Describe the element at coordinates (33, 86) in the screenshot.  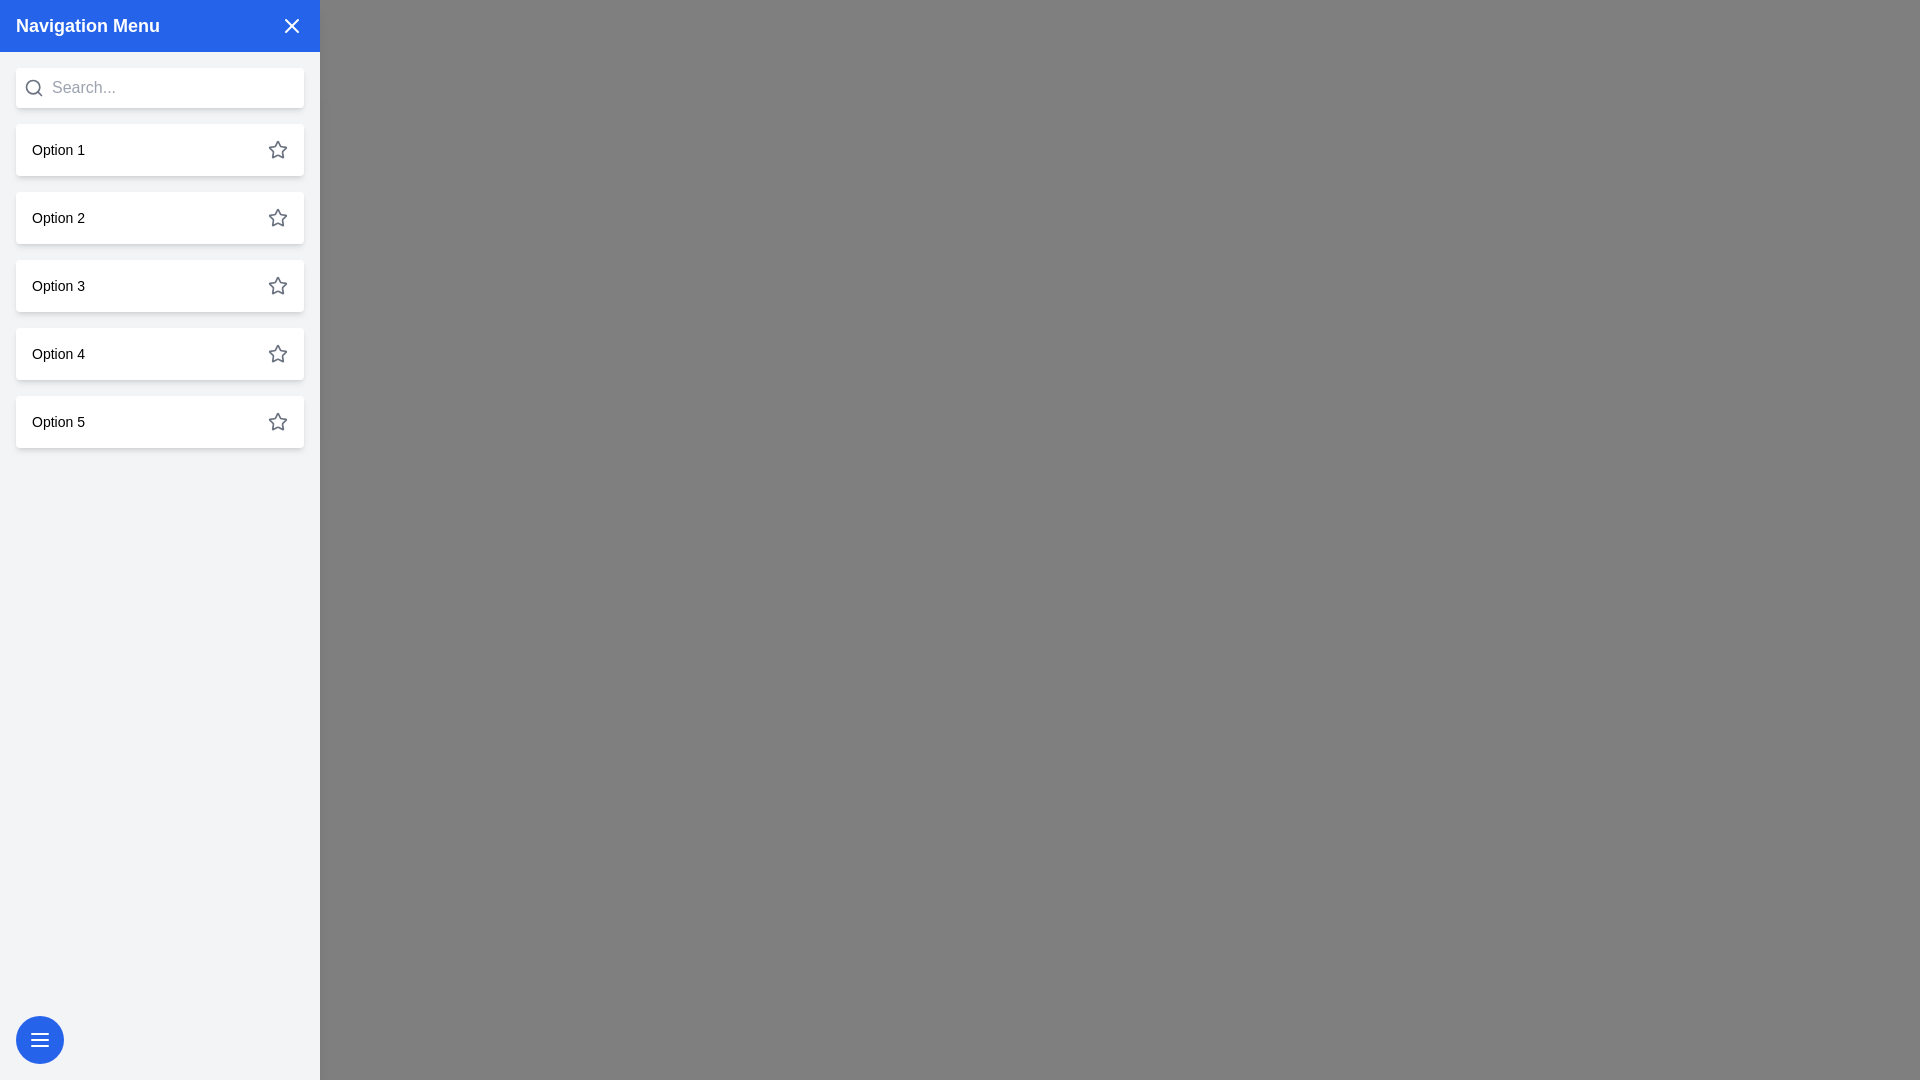
I see `the small circular shape within the search icon located at the top-left of the interface, which is part of the navigation header` at that location.